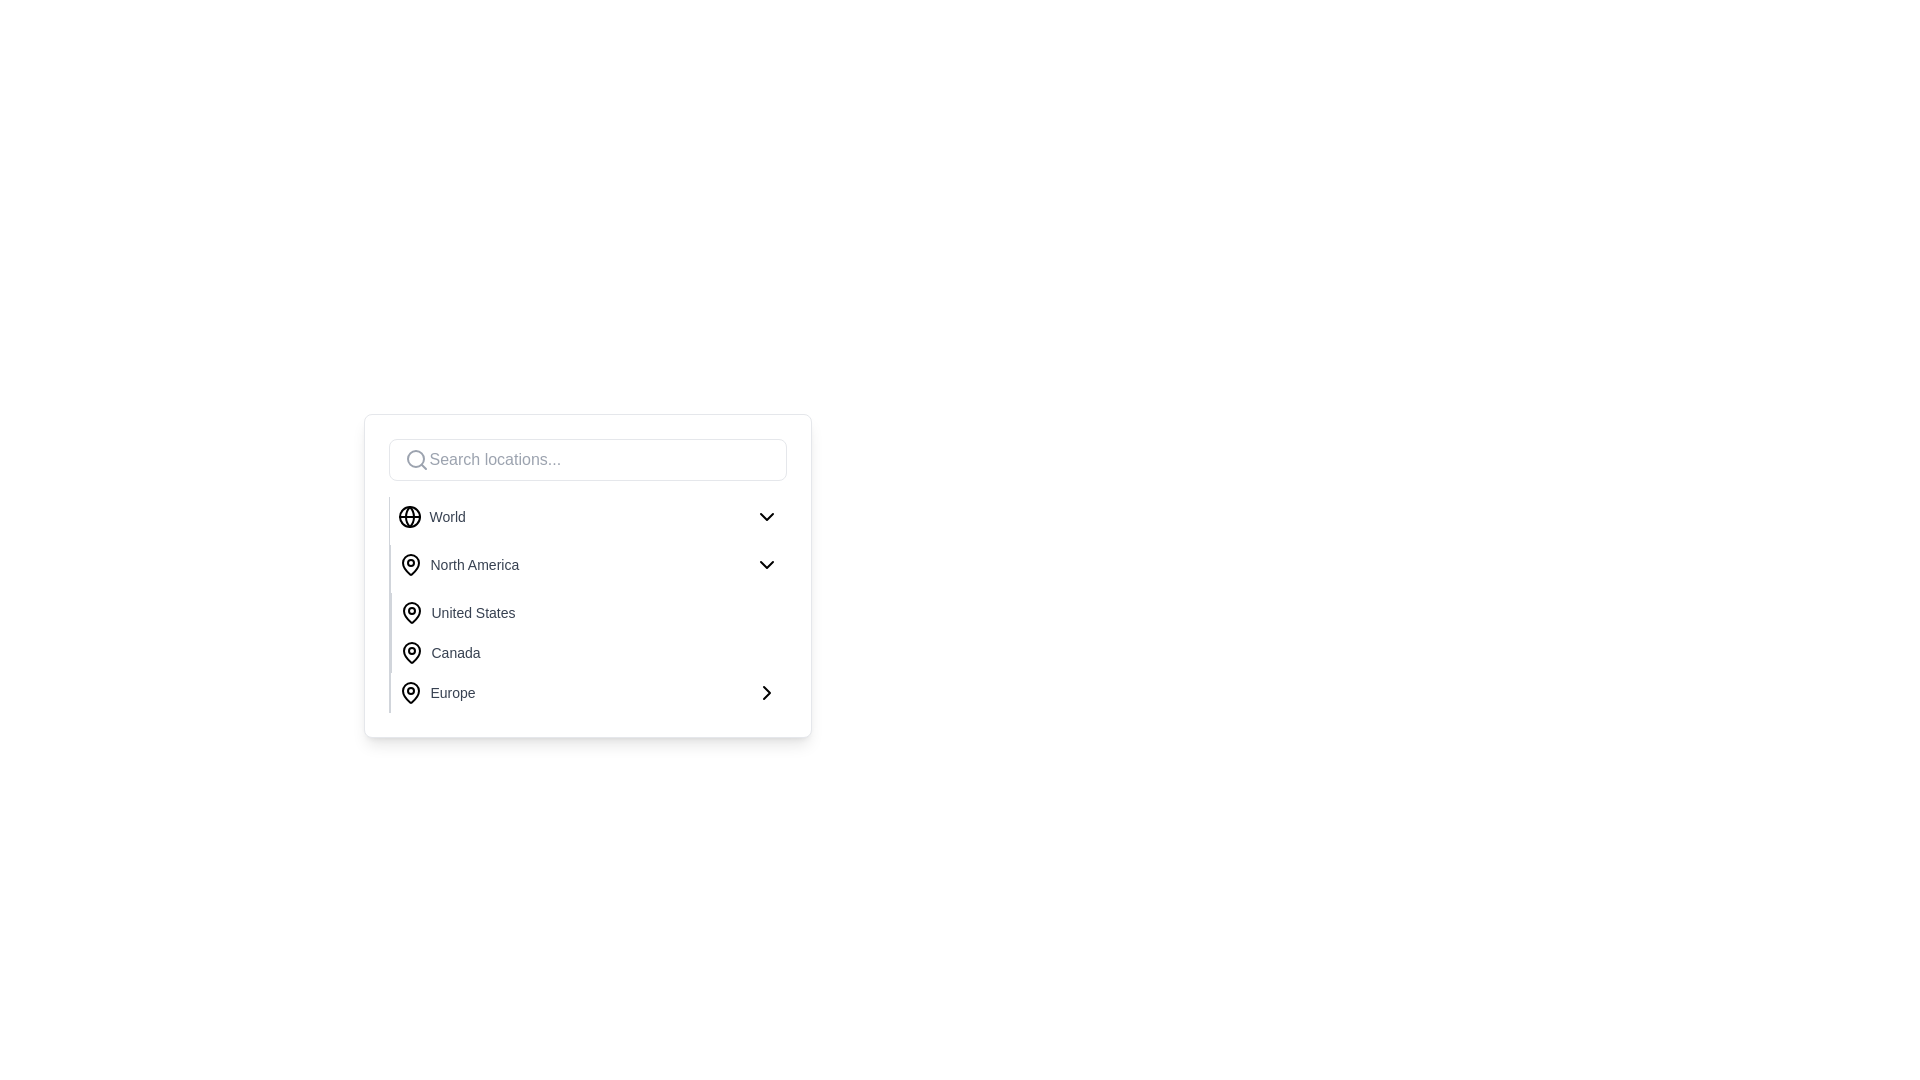 The width and height of the screenshot is (1920, 1080). What do you see at coordinates (587, 692) in the screenshot?
I see `the list item in the dropdown menu labeled 'Europe'` at bounding box center [587, 692].